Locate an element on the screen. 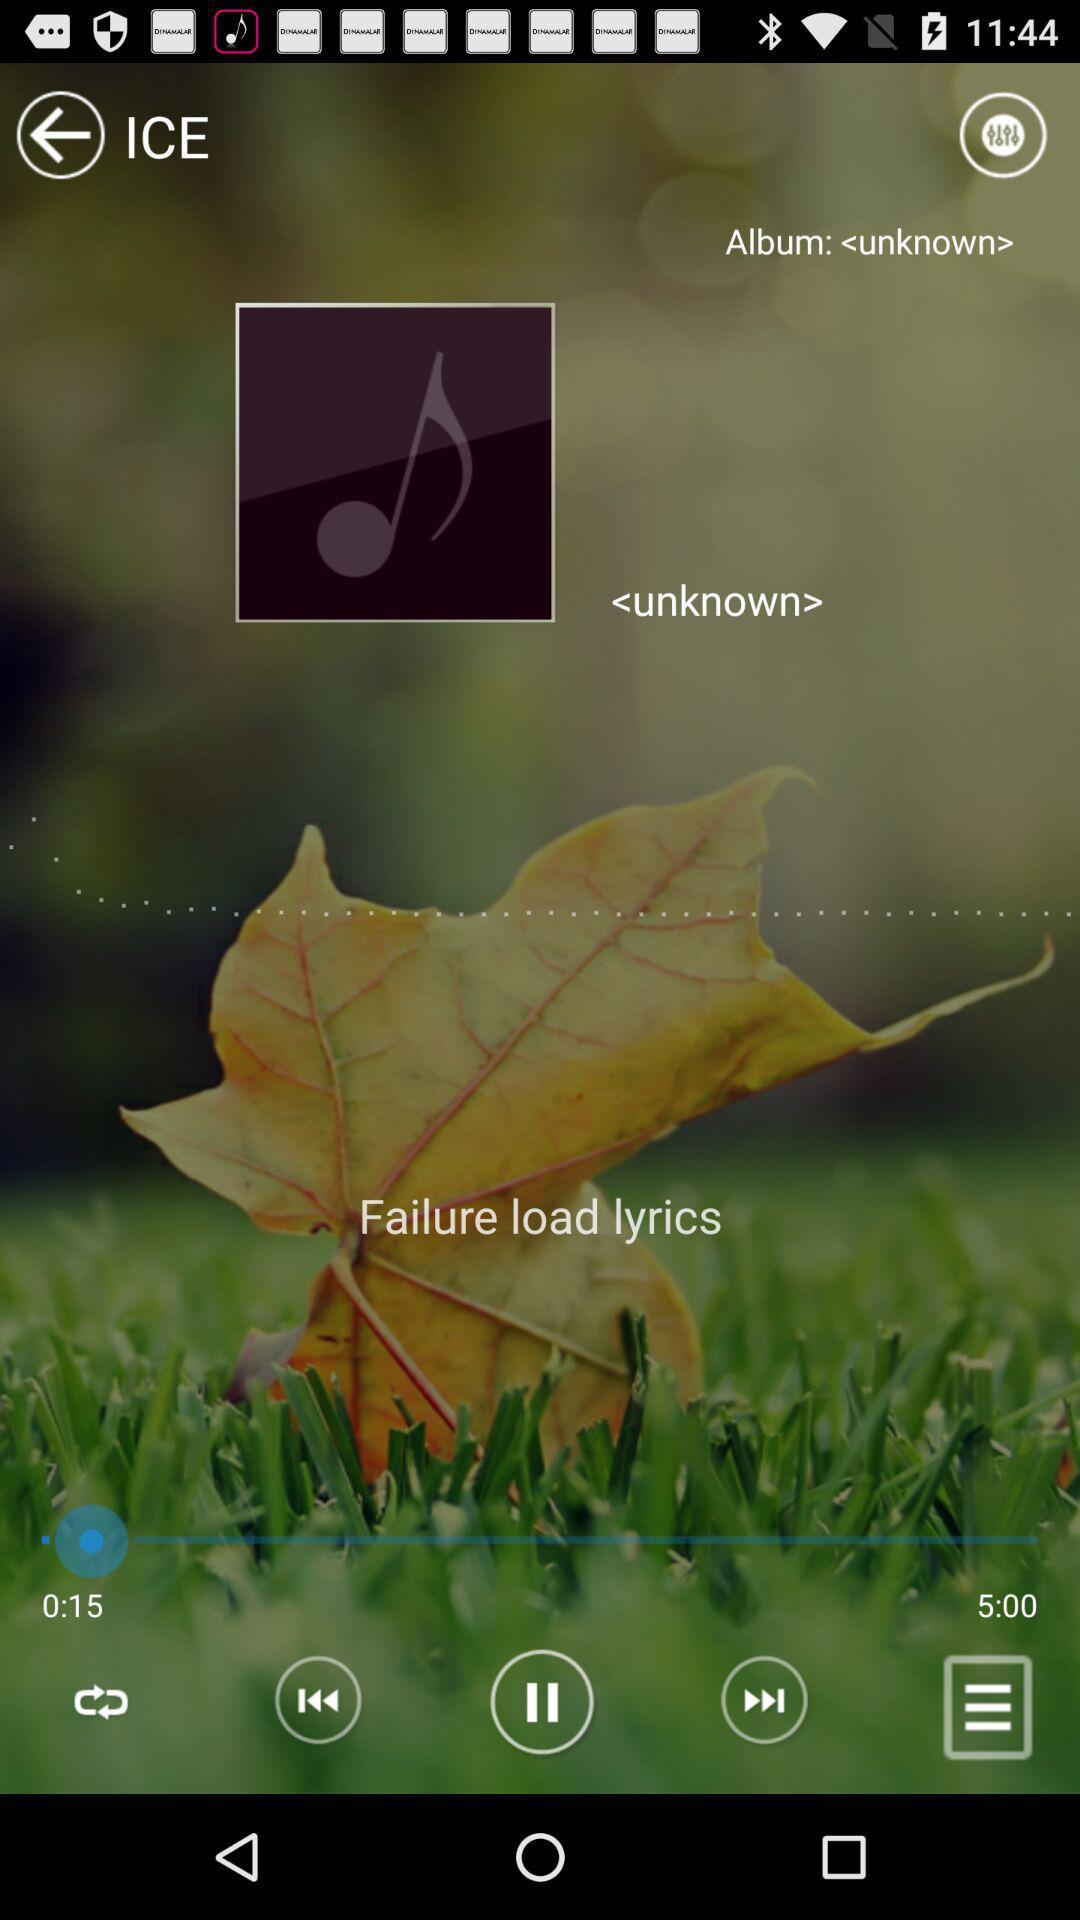  the repeat icon is located at coordinates (99, 1830).